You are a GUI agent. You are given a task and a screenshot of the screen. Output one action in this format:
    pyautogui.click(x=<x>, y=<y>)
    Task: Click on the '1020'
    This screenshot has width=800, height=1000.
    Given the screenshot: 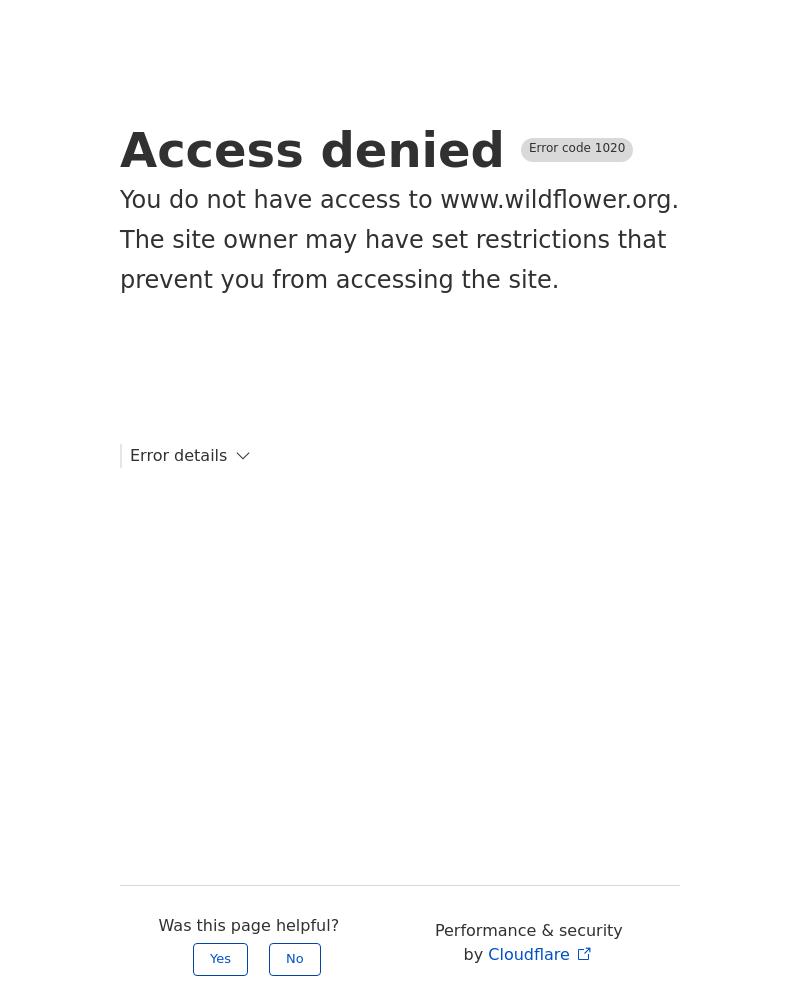 What is the action you would take?
    pyautogui.click(x=593, y=148)
    